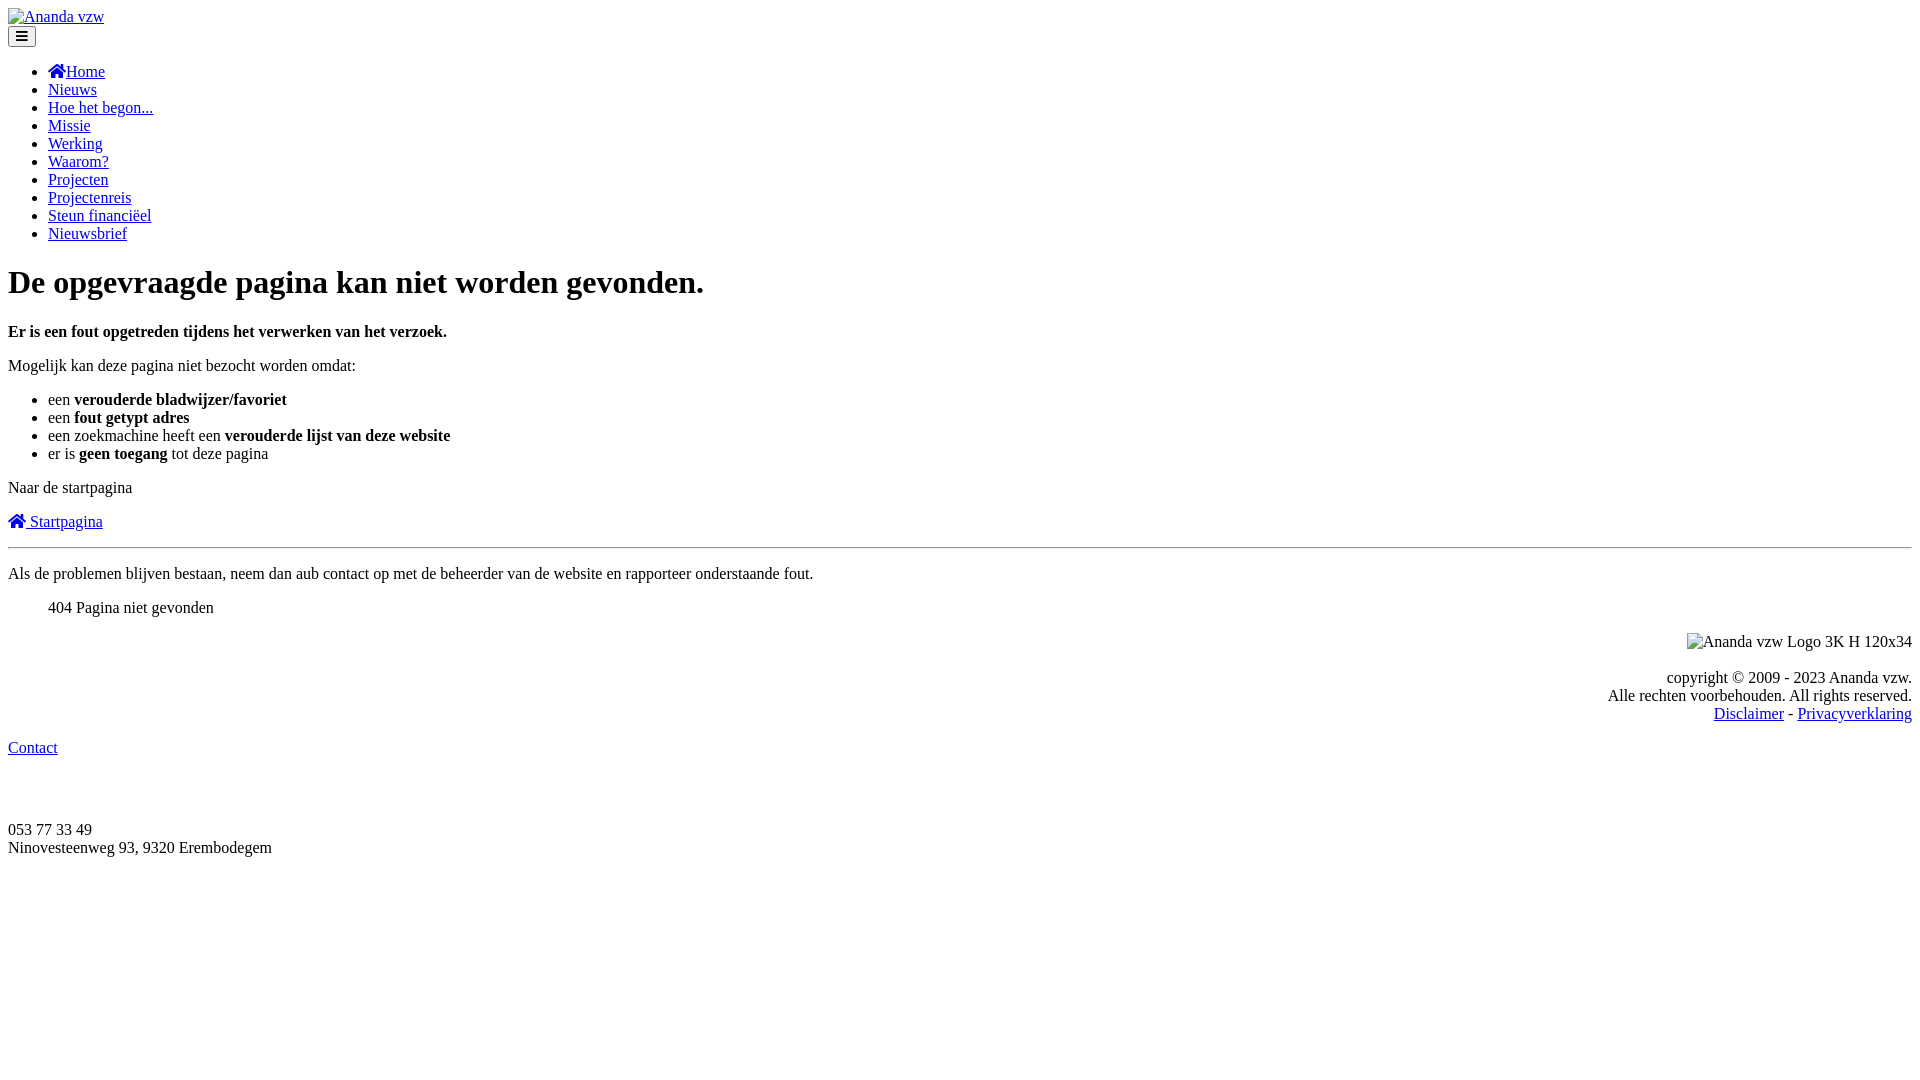 This screenshot has height=1080, width=1920. What do you see at coordinates (86, 232) in the screenshot?
I see `'Nieuwsbrief'` at bounding box center [86, 232].